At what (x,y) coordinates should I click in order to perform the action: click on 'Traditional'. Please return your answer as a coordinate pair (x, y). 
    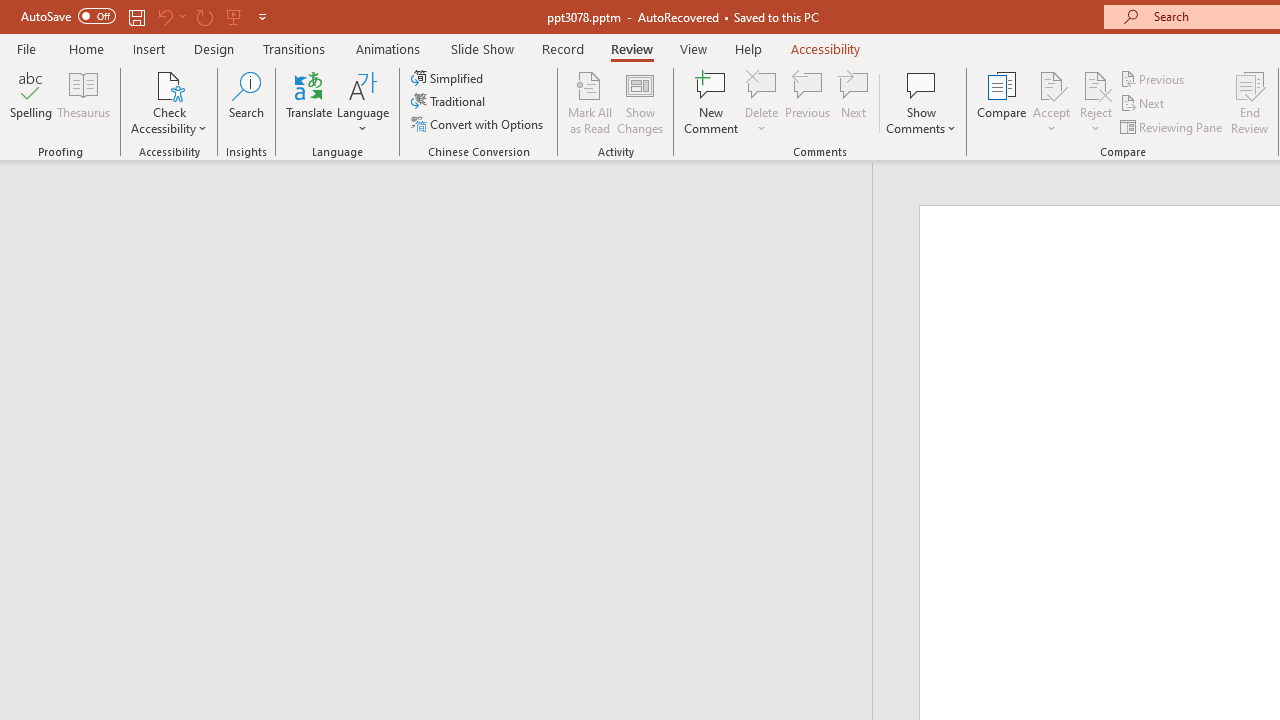
    Looking at the image, I should click on (448, 101).